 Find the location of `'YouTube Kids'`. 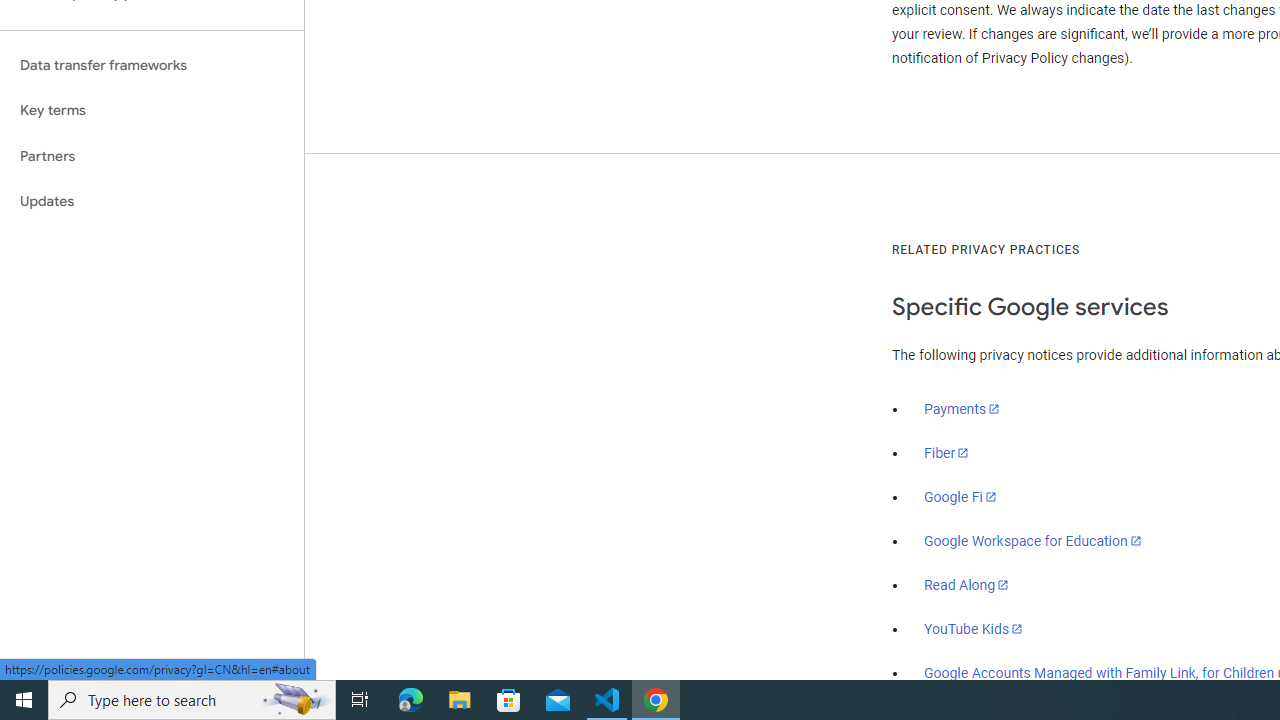

'YouTube Kids' is located at coordinates (974, 627).